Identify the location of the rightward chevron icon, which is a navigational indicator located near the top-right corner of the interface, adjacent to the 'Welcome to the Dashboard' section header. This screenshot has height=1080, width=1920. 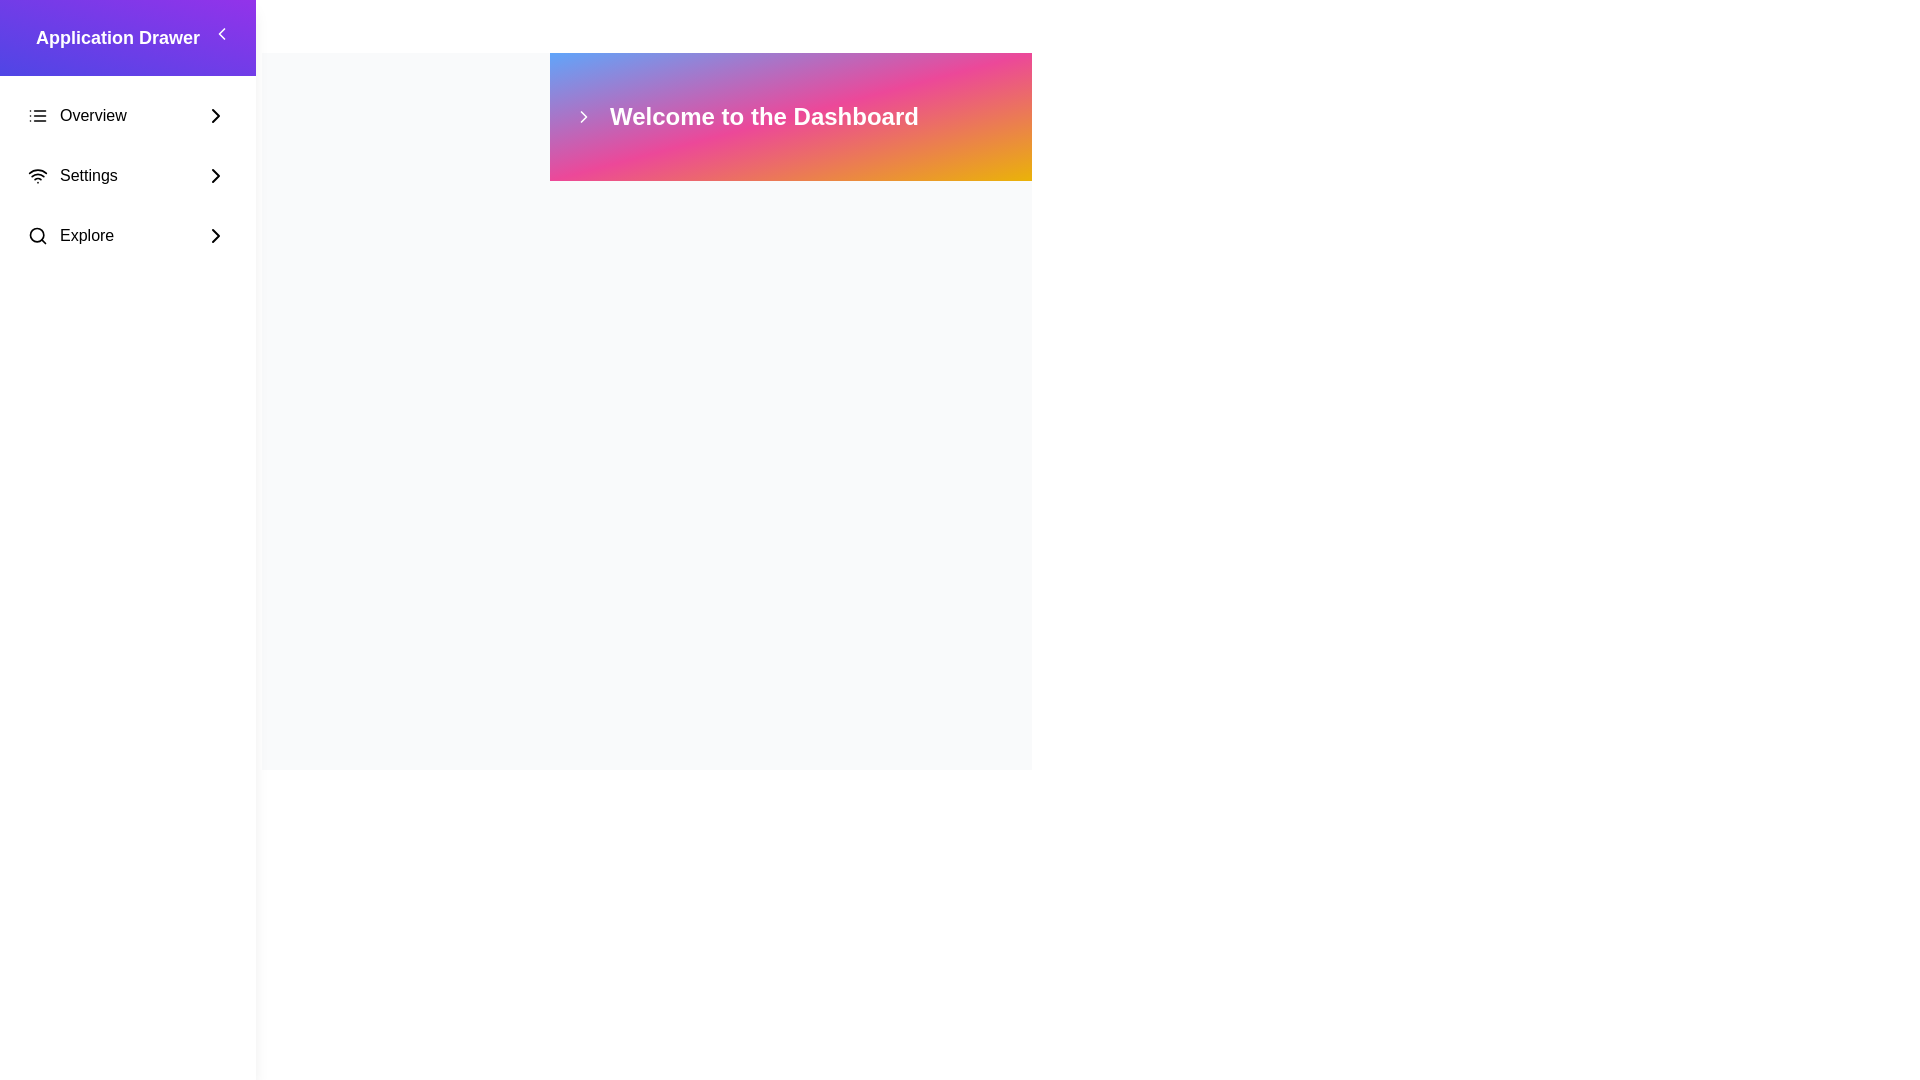
(216, 175).